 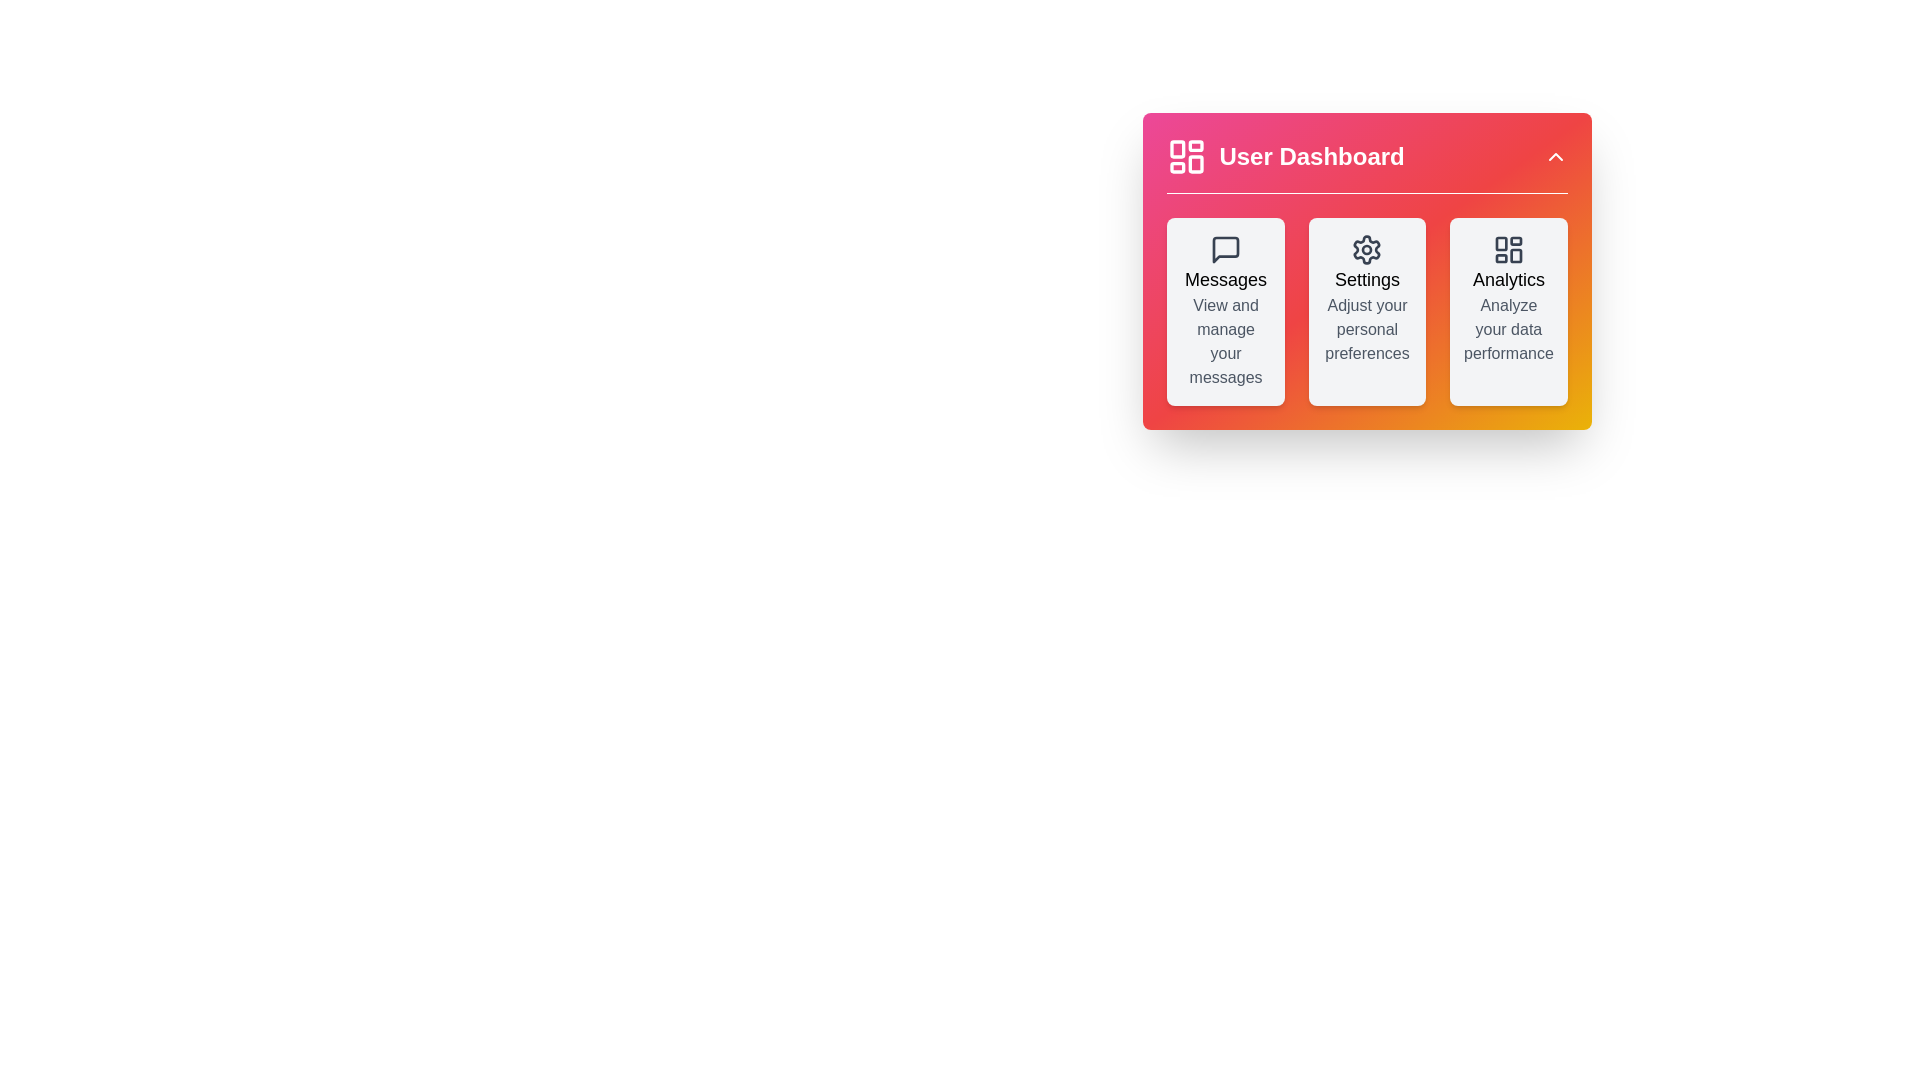 What do you see at coordinates (1225, 249) in the screenshot?
I see `the speech bubble icon at the top of the 'Messages' card in the 'User Dashboard' interface` at bounding box center [1225, 249].